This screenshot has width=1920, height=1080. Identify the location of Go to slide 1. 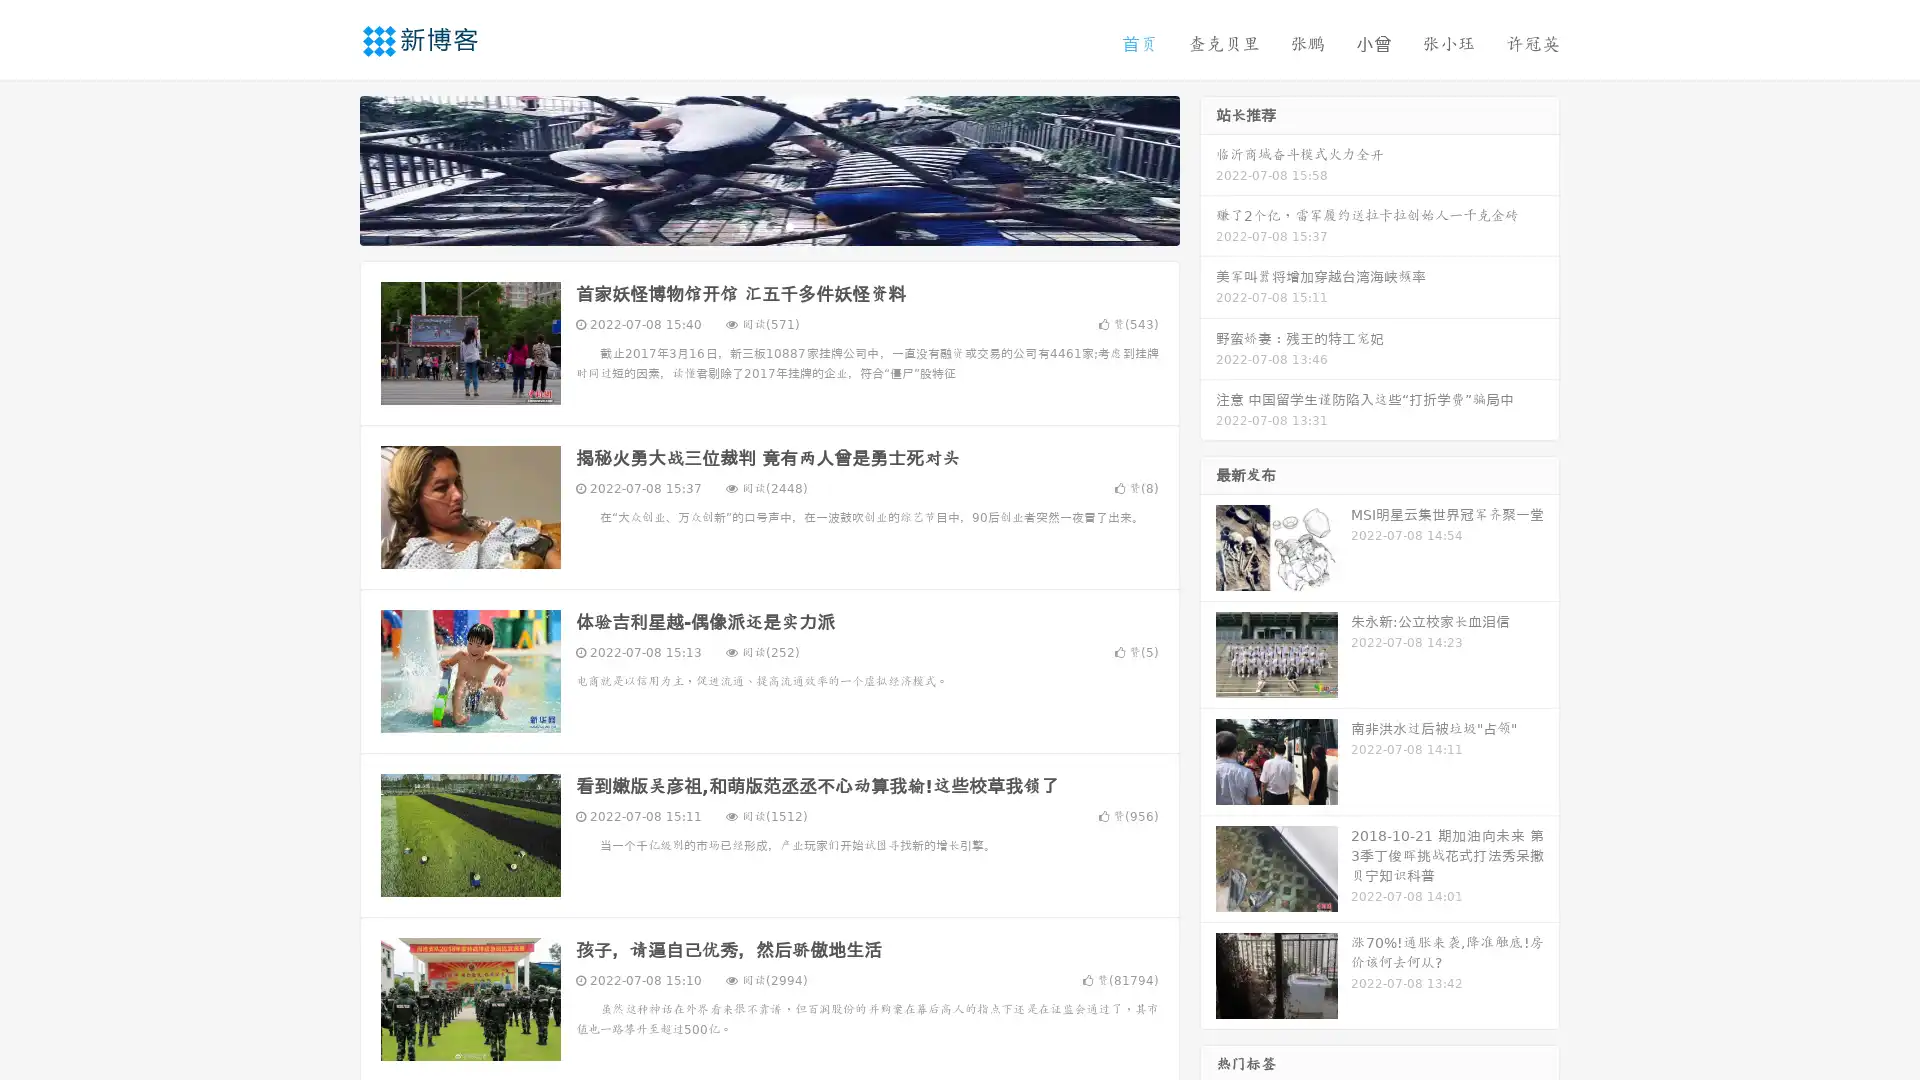
(748, 225).